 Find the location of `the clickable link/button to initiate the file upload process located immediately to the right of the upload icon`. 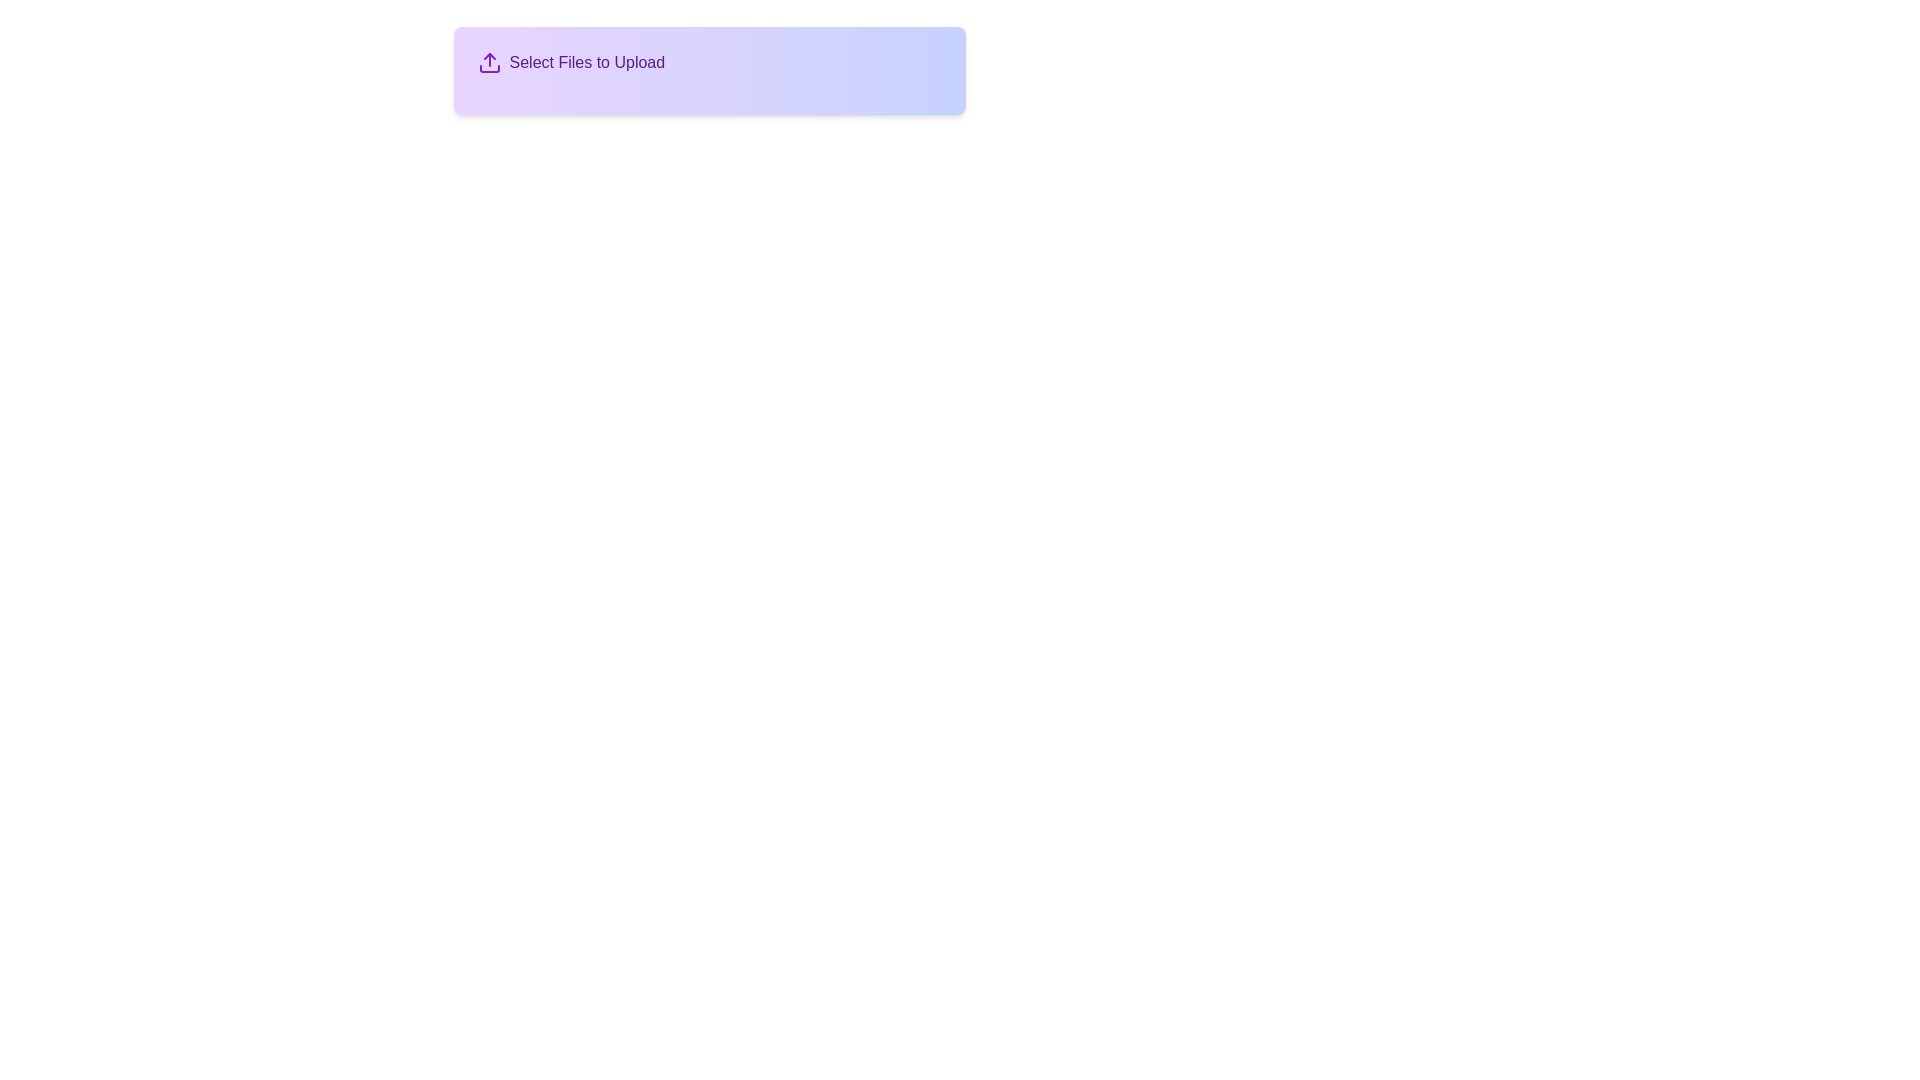

the clickable link/button to initiate the file upload process located immediately to the right of the upload icon is located at coordinates (585, 61).